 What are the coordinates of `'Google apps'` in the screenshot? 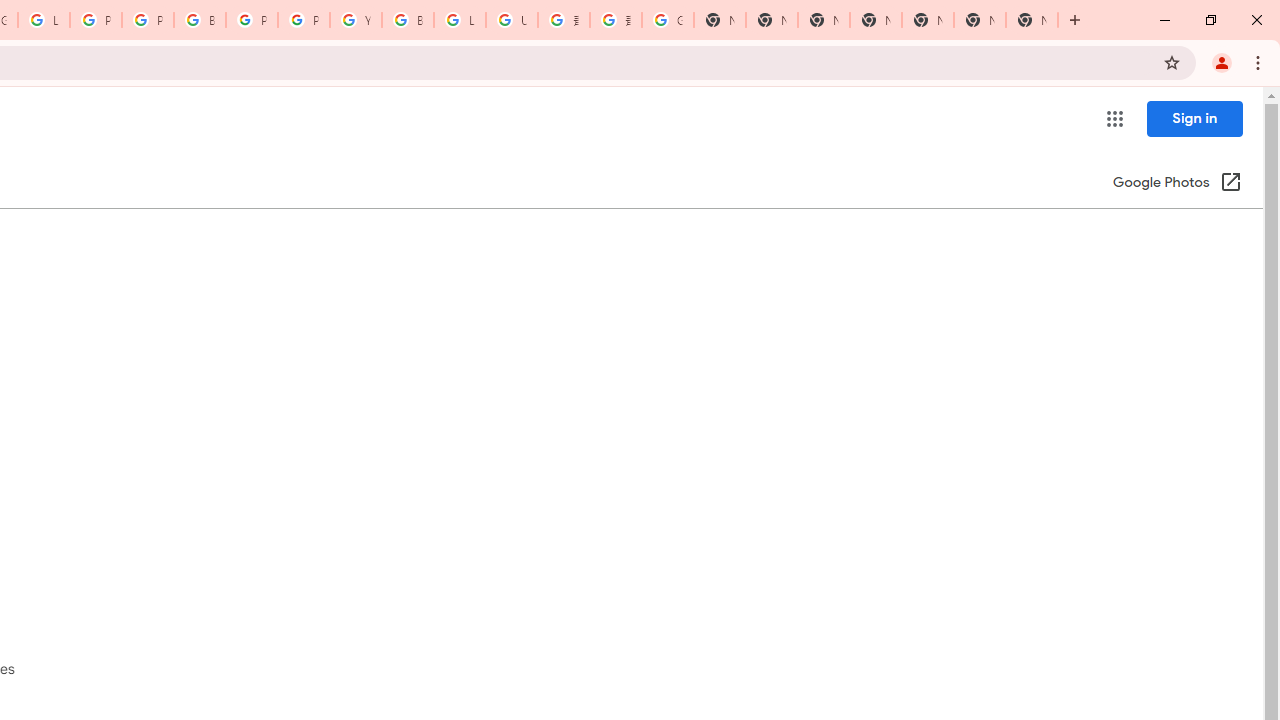 It's located at (1113, 119).